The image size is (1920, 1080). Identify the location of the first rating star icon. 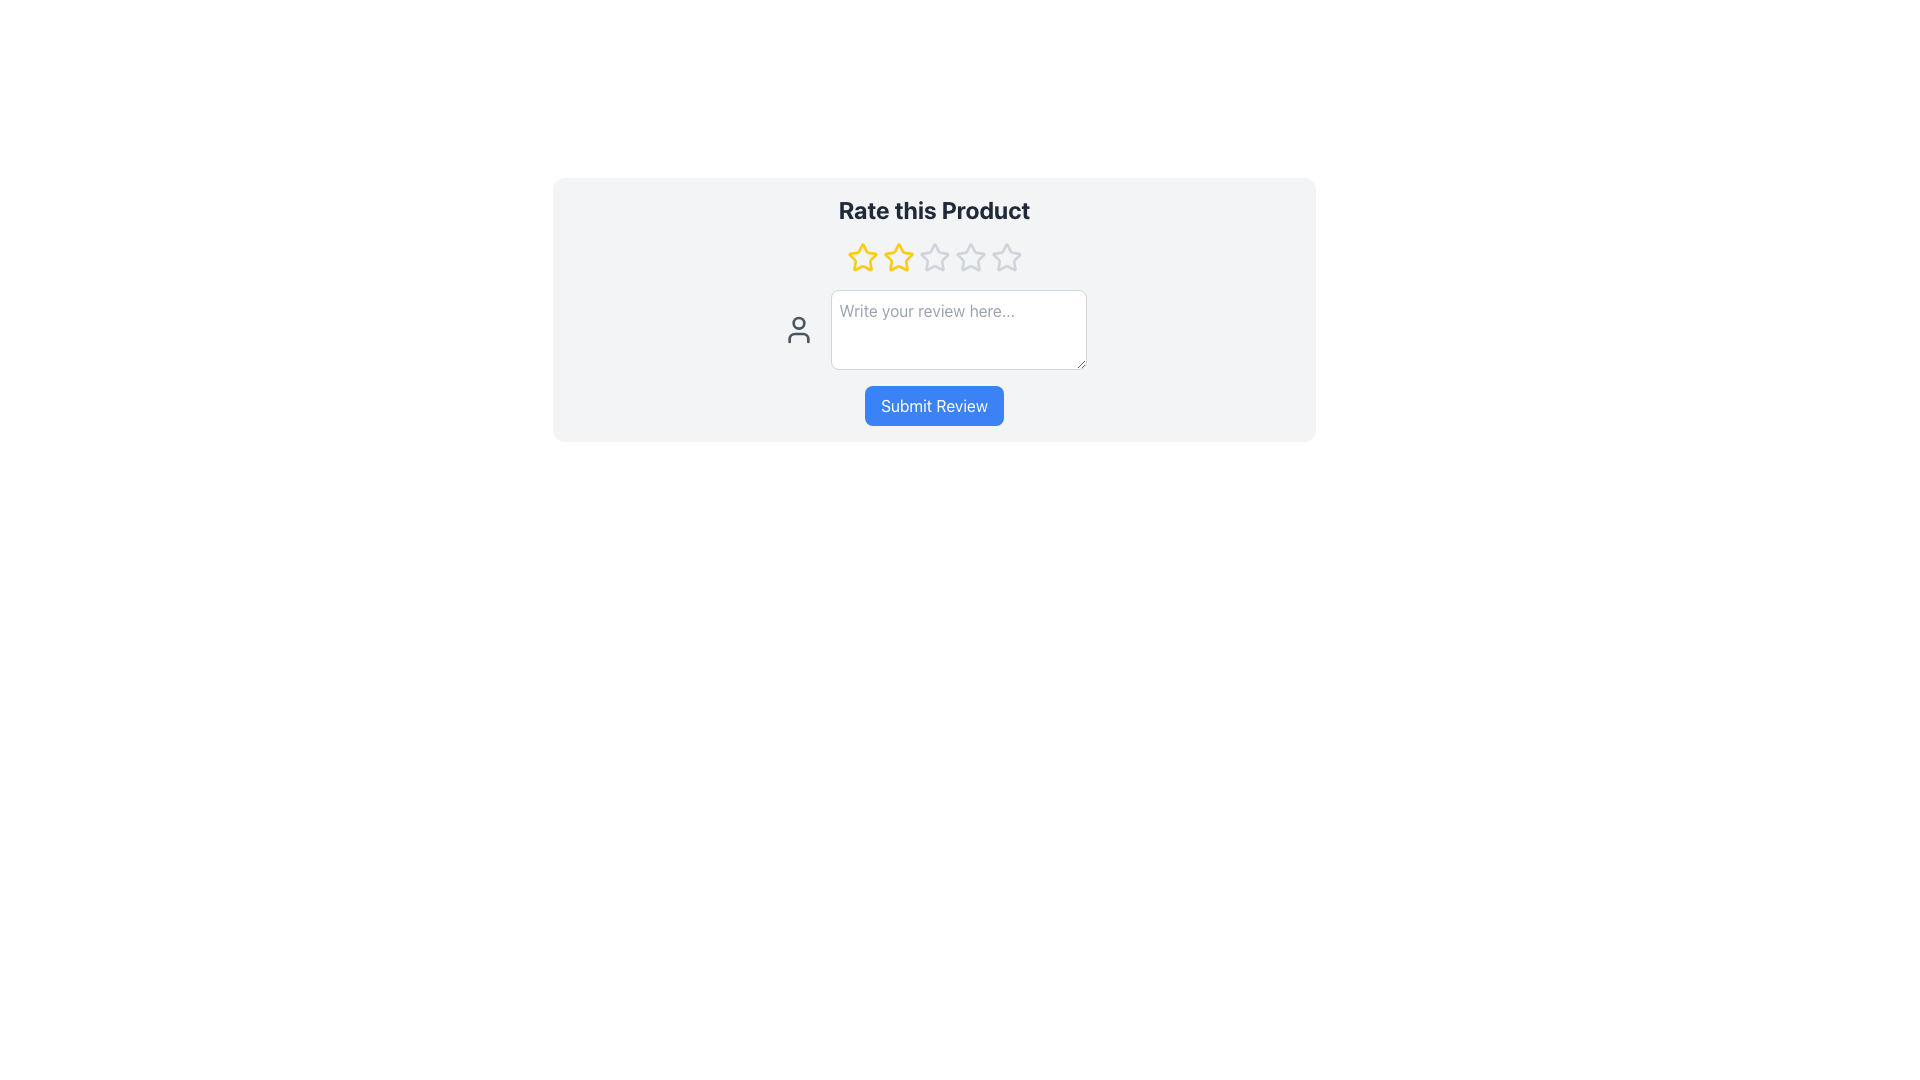
(862, 257).